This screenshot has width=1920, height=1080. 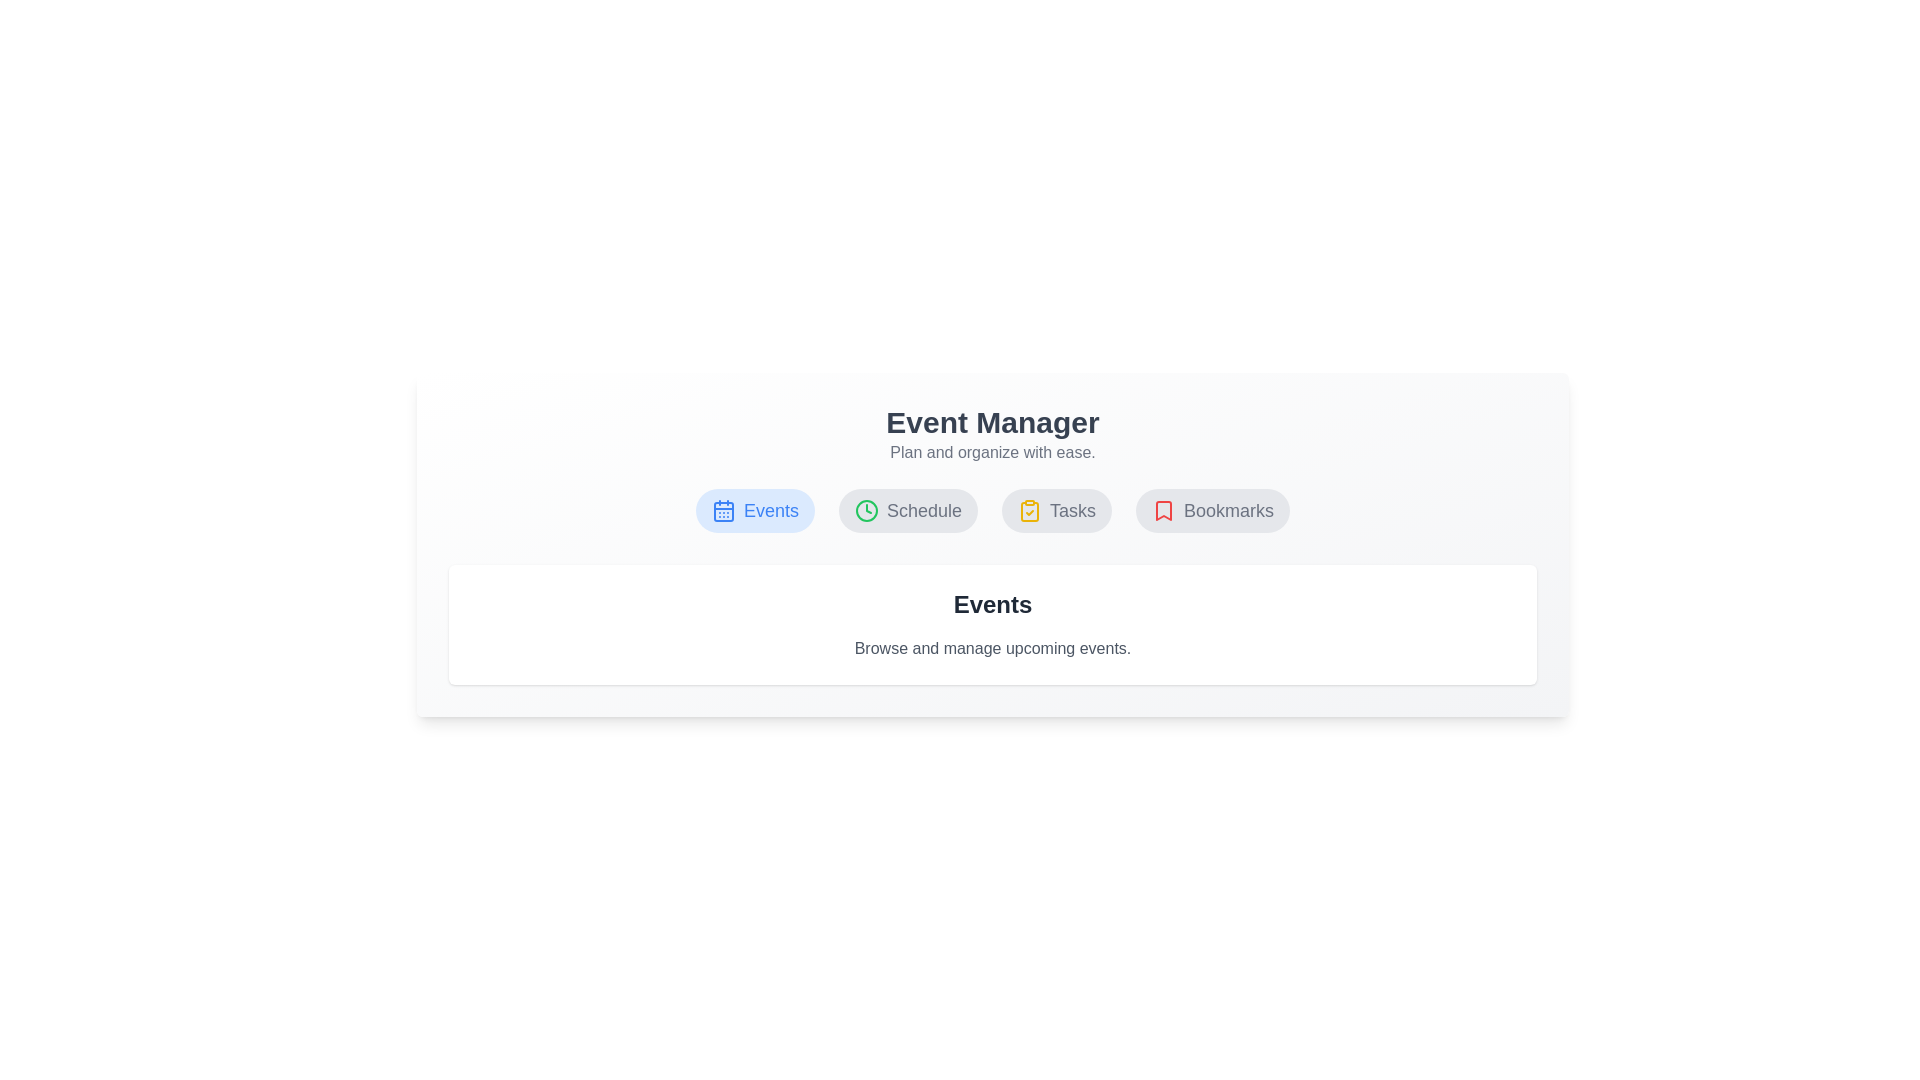 I want to click on the tab button labeled Events to visually focus it, so click(x=753, y=509).